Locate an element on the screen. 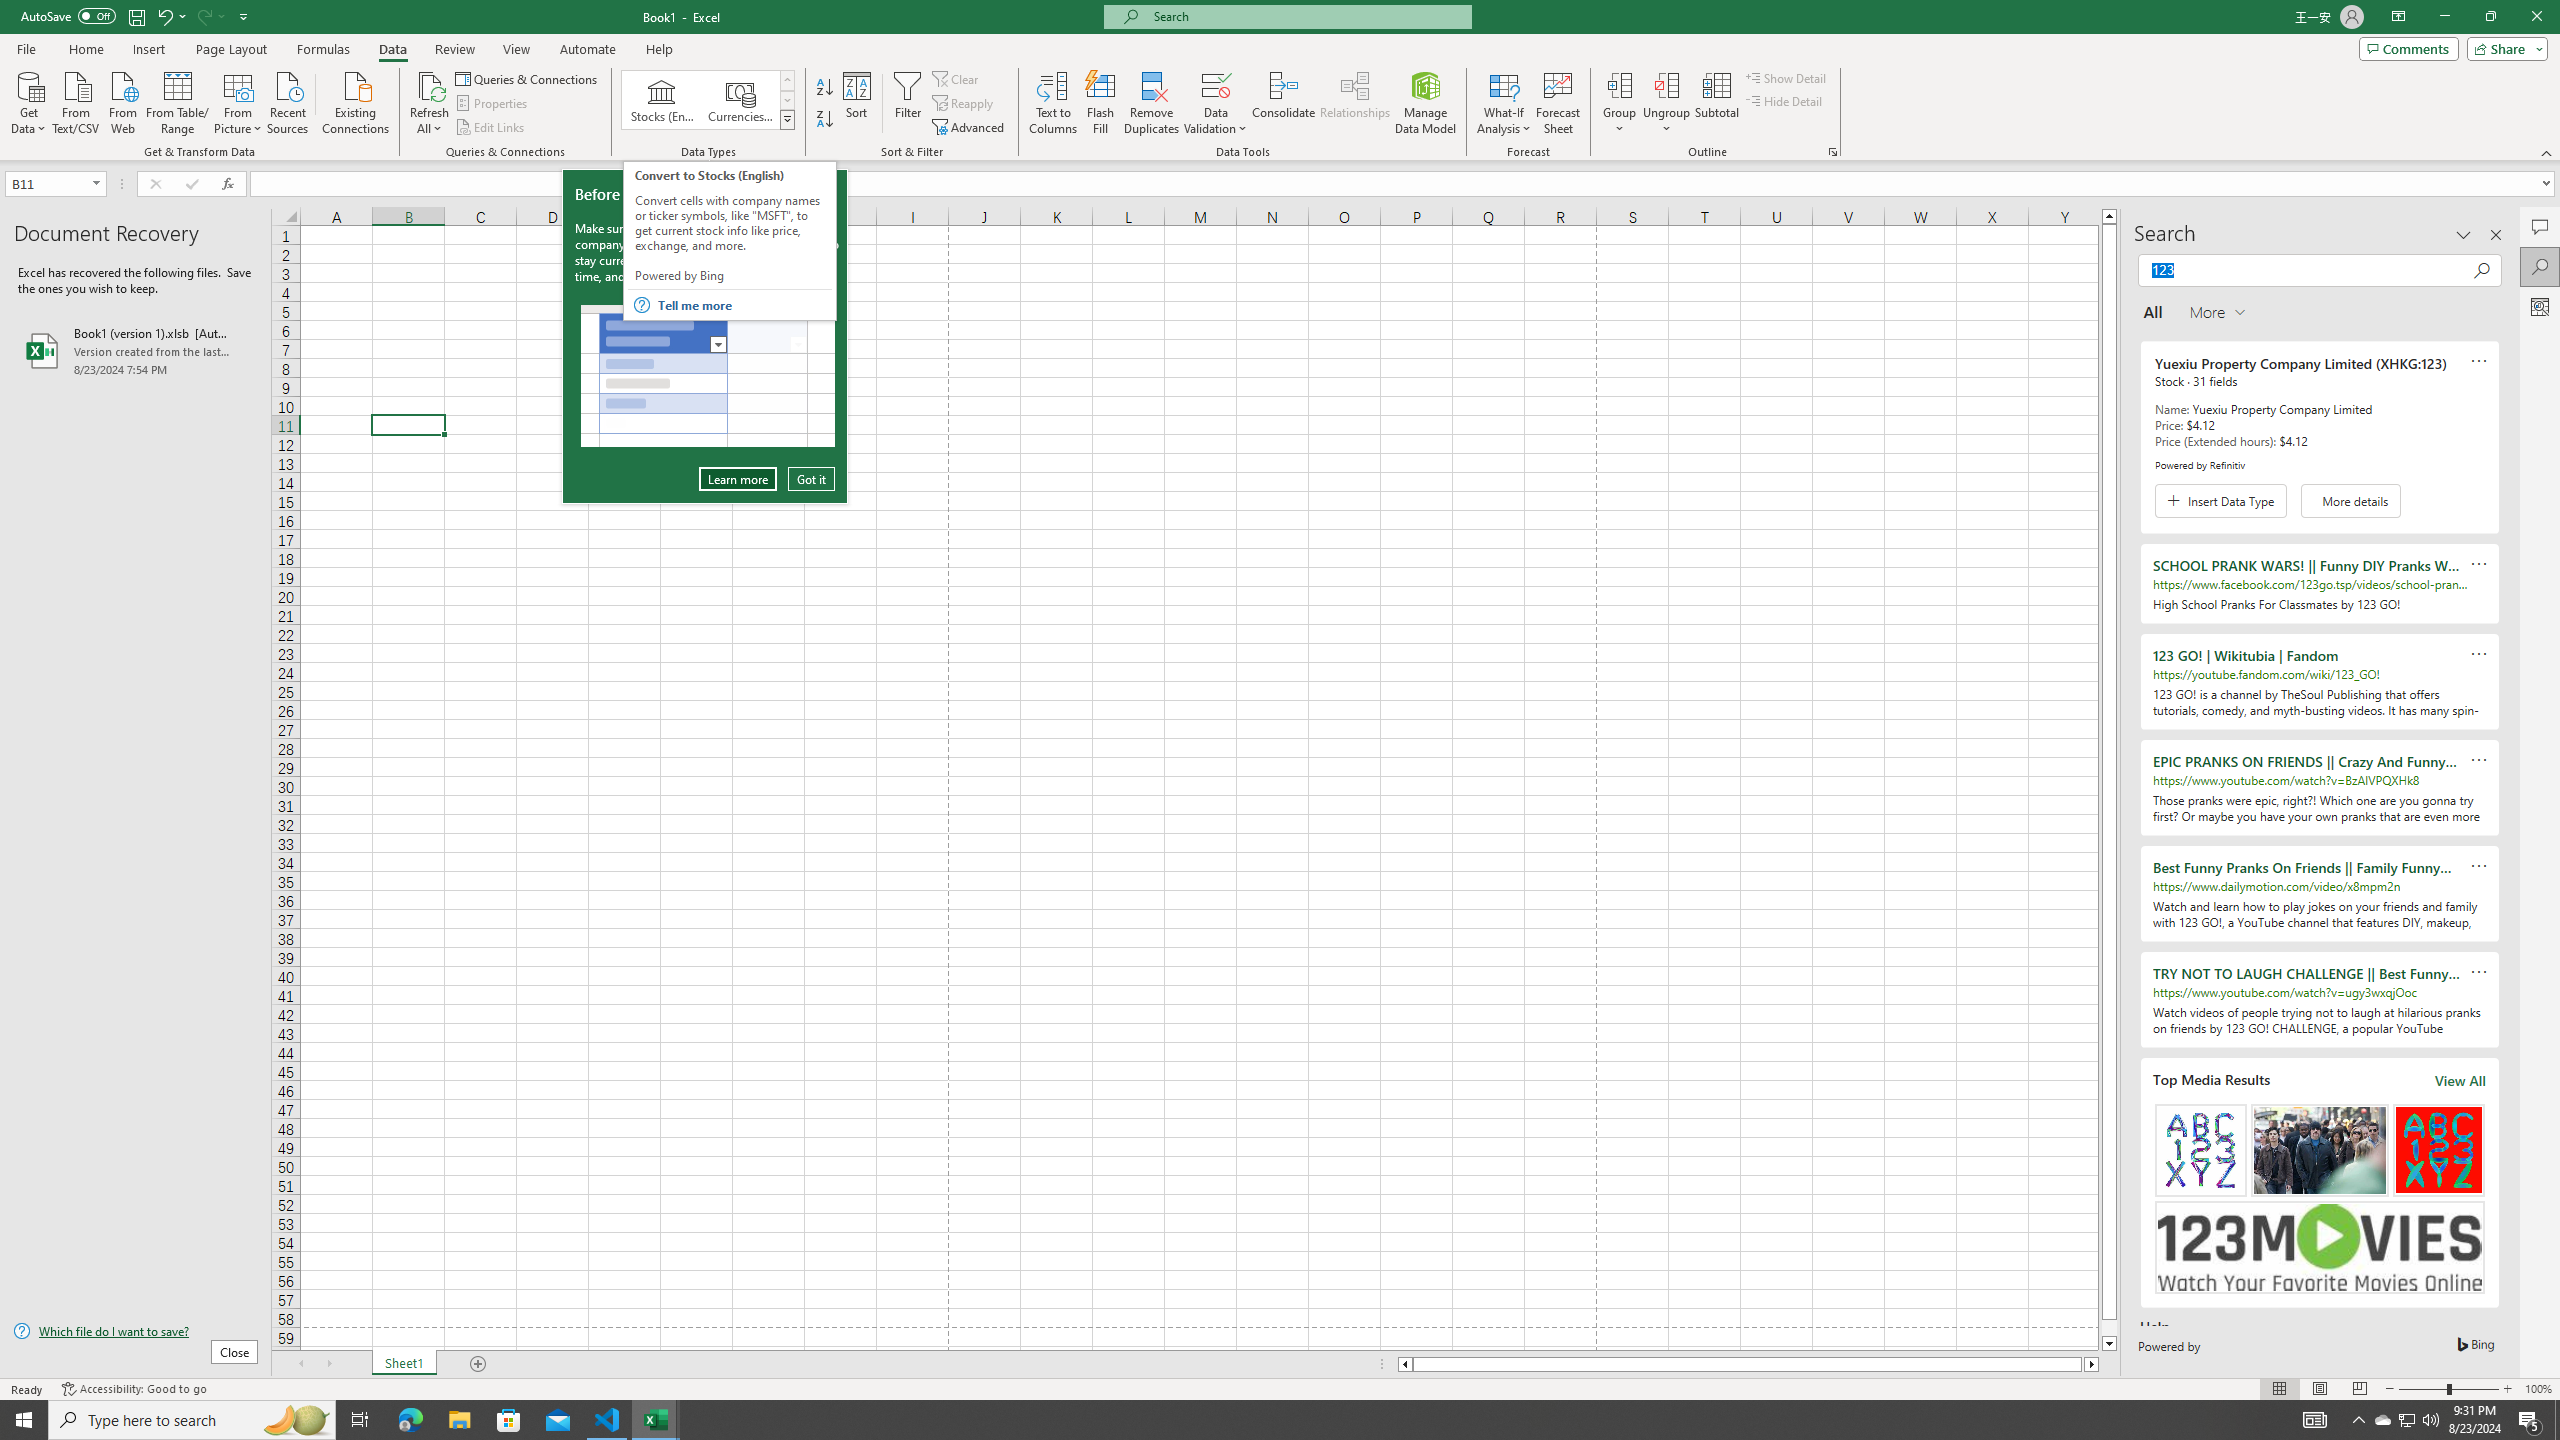 The image size is (2560, 1440). 'AutomationID: 4105' is located at coordinates (2315, 1418).